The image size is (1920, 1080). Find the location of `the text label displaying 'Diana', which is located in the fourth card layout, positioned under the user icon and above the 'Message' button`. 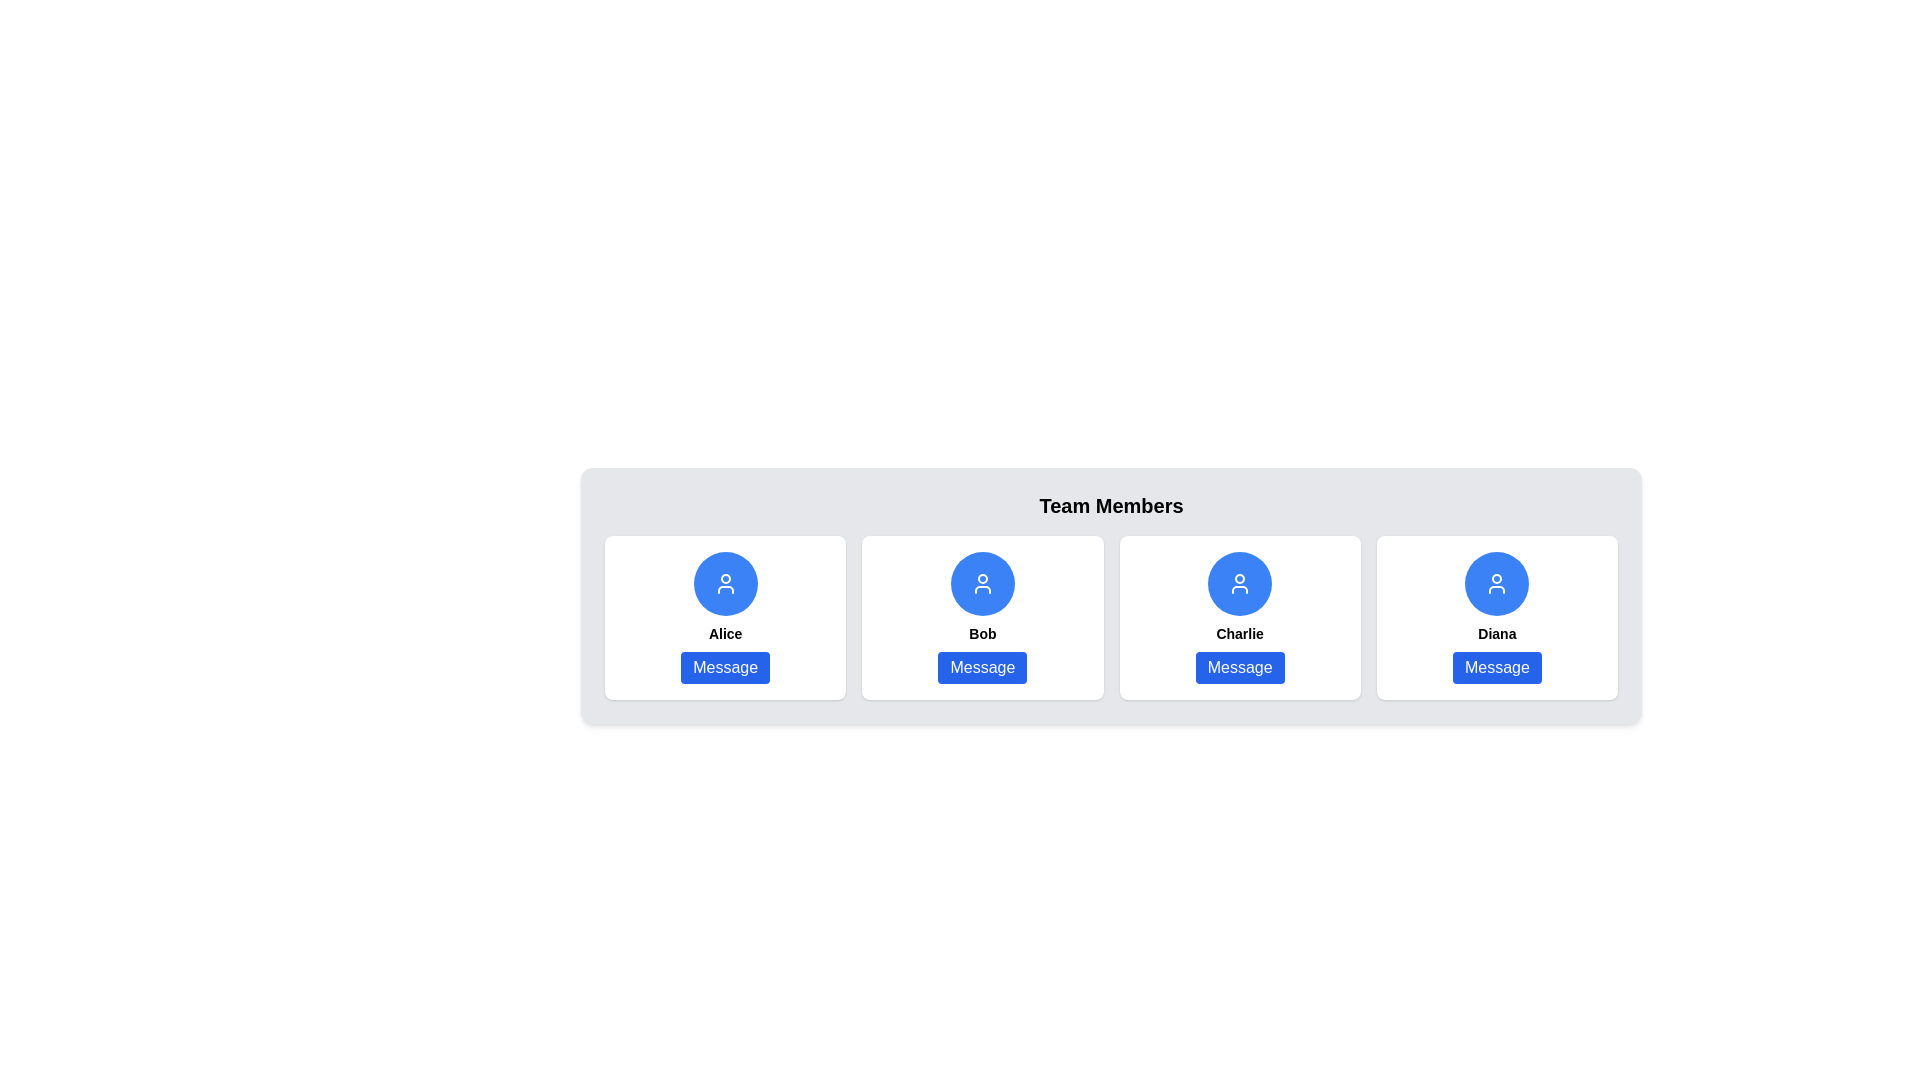

the text label displaying 'Diana', which is located in the fourth card layout, positioned under the user icon and above the 'Message' button is located at coordinates (1497, 633).